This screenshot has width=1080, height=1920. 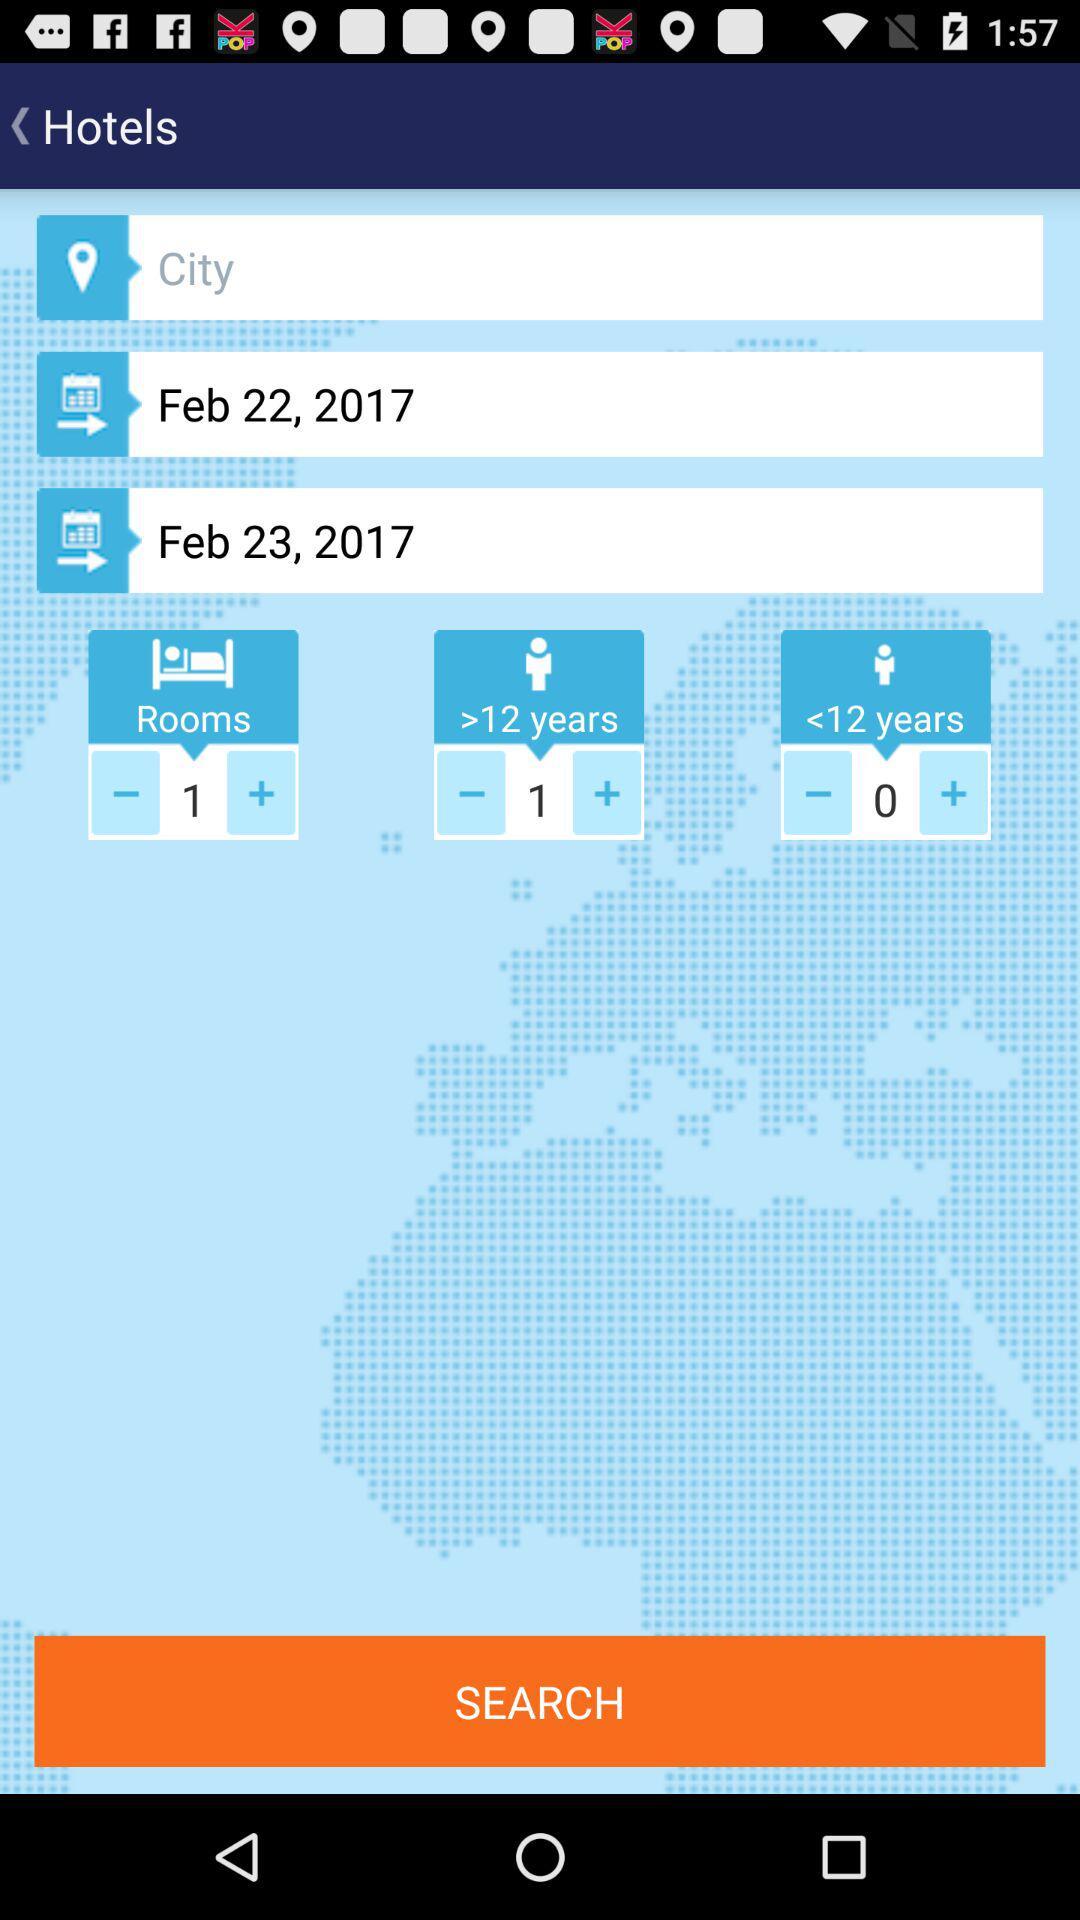 I want to click on the minus icon, so click(x=817, y=848).